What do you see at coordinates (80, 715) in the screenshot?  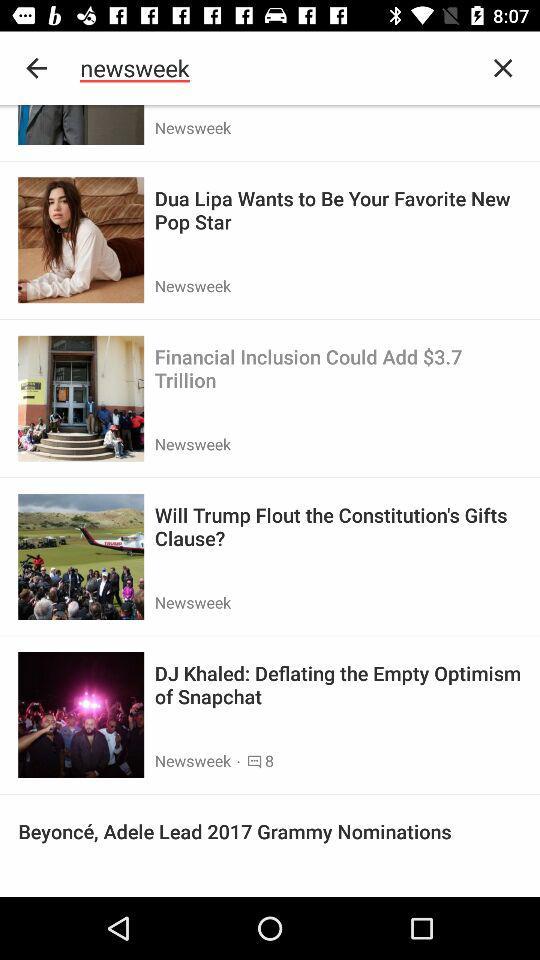 I see `tap on the last image present at the bottom right corner` at bounding box center [80, 715].